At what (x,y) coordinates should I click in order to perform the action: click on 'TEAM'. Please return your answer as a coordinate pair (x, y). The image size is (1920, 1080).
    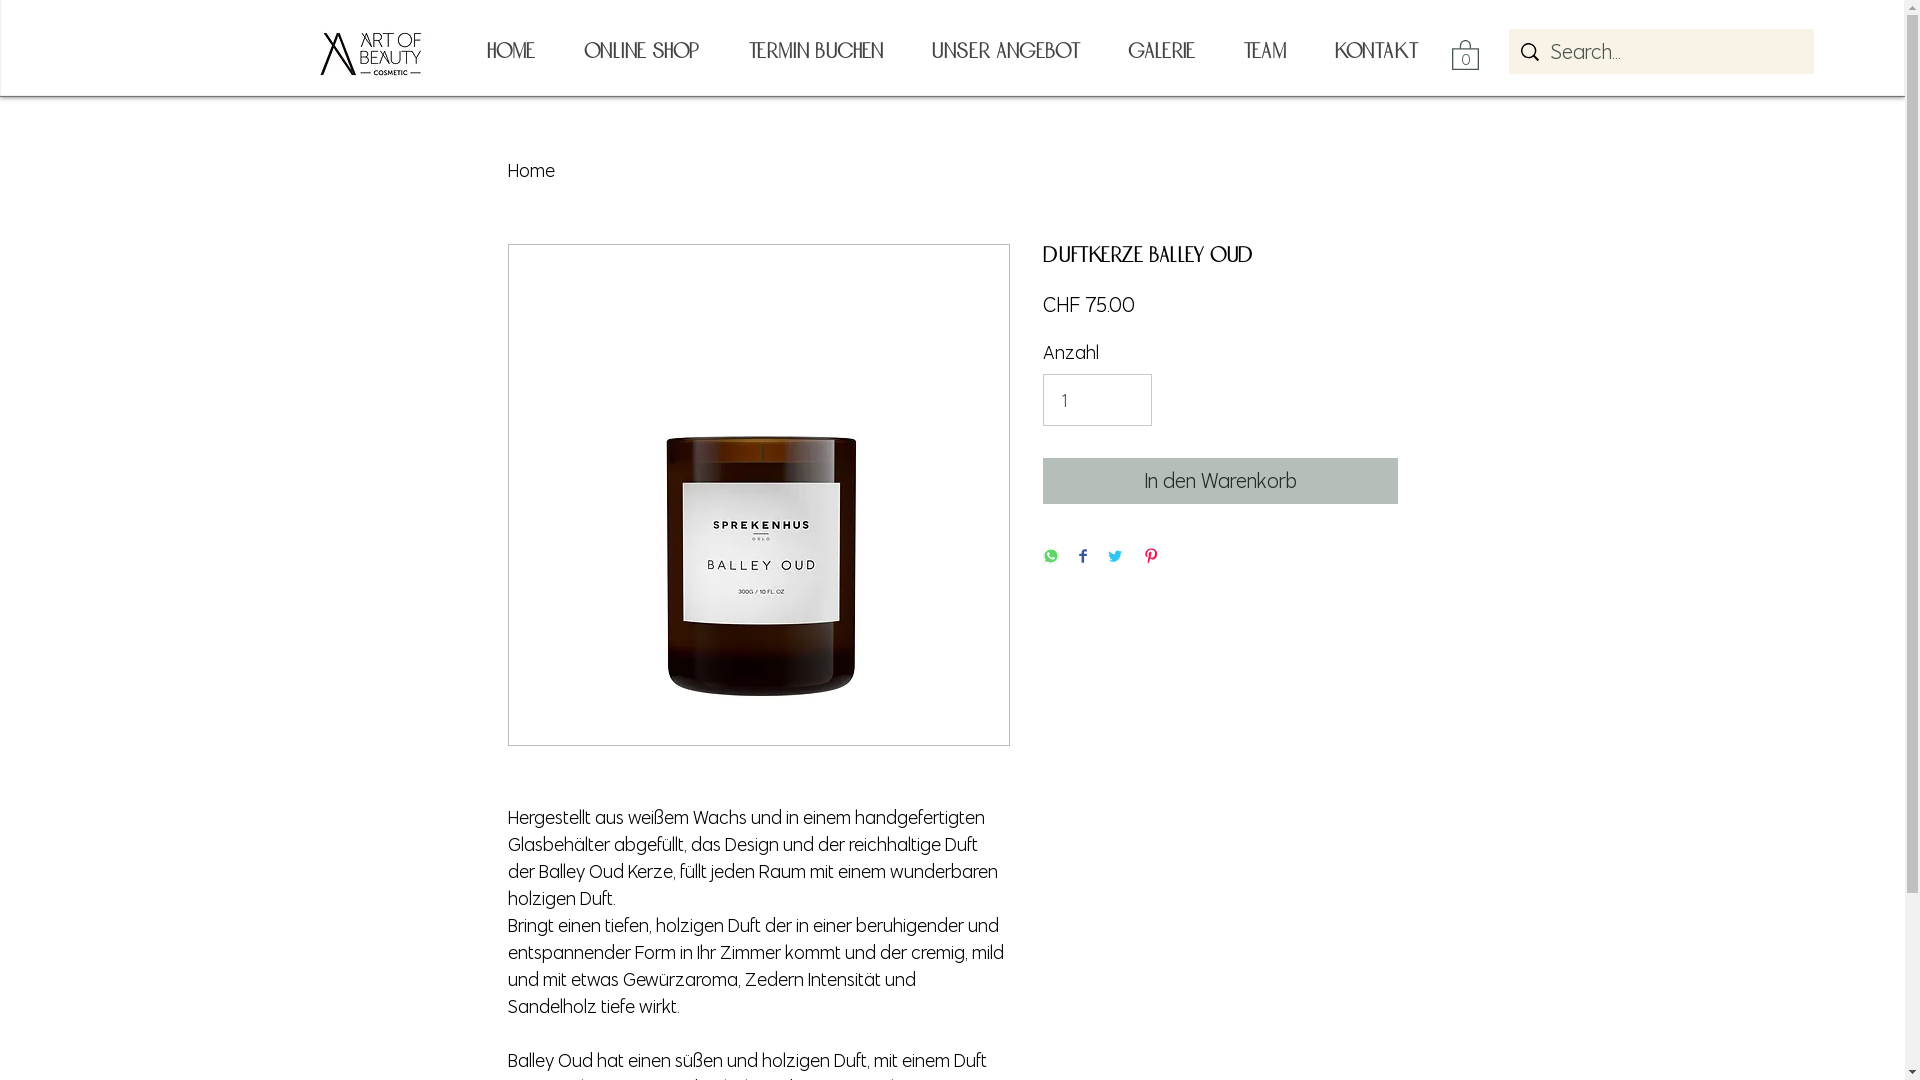
    Looking at the image, I should click on (1217, 50).